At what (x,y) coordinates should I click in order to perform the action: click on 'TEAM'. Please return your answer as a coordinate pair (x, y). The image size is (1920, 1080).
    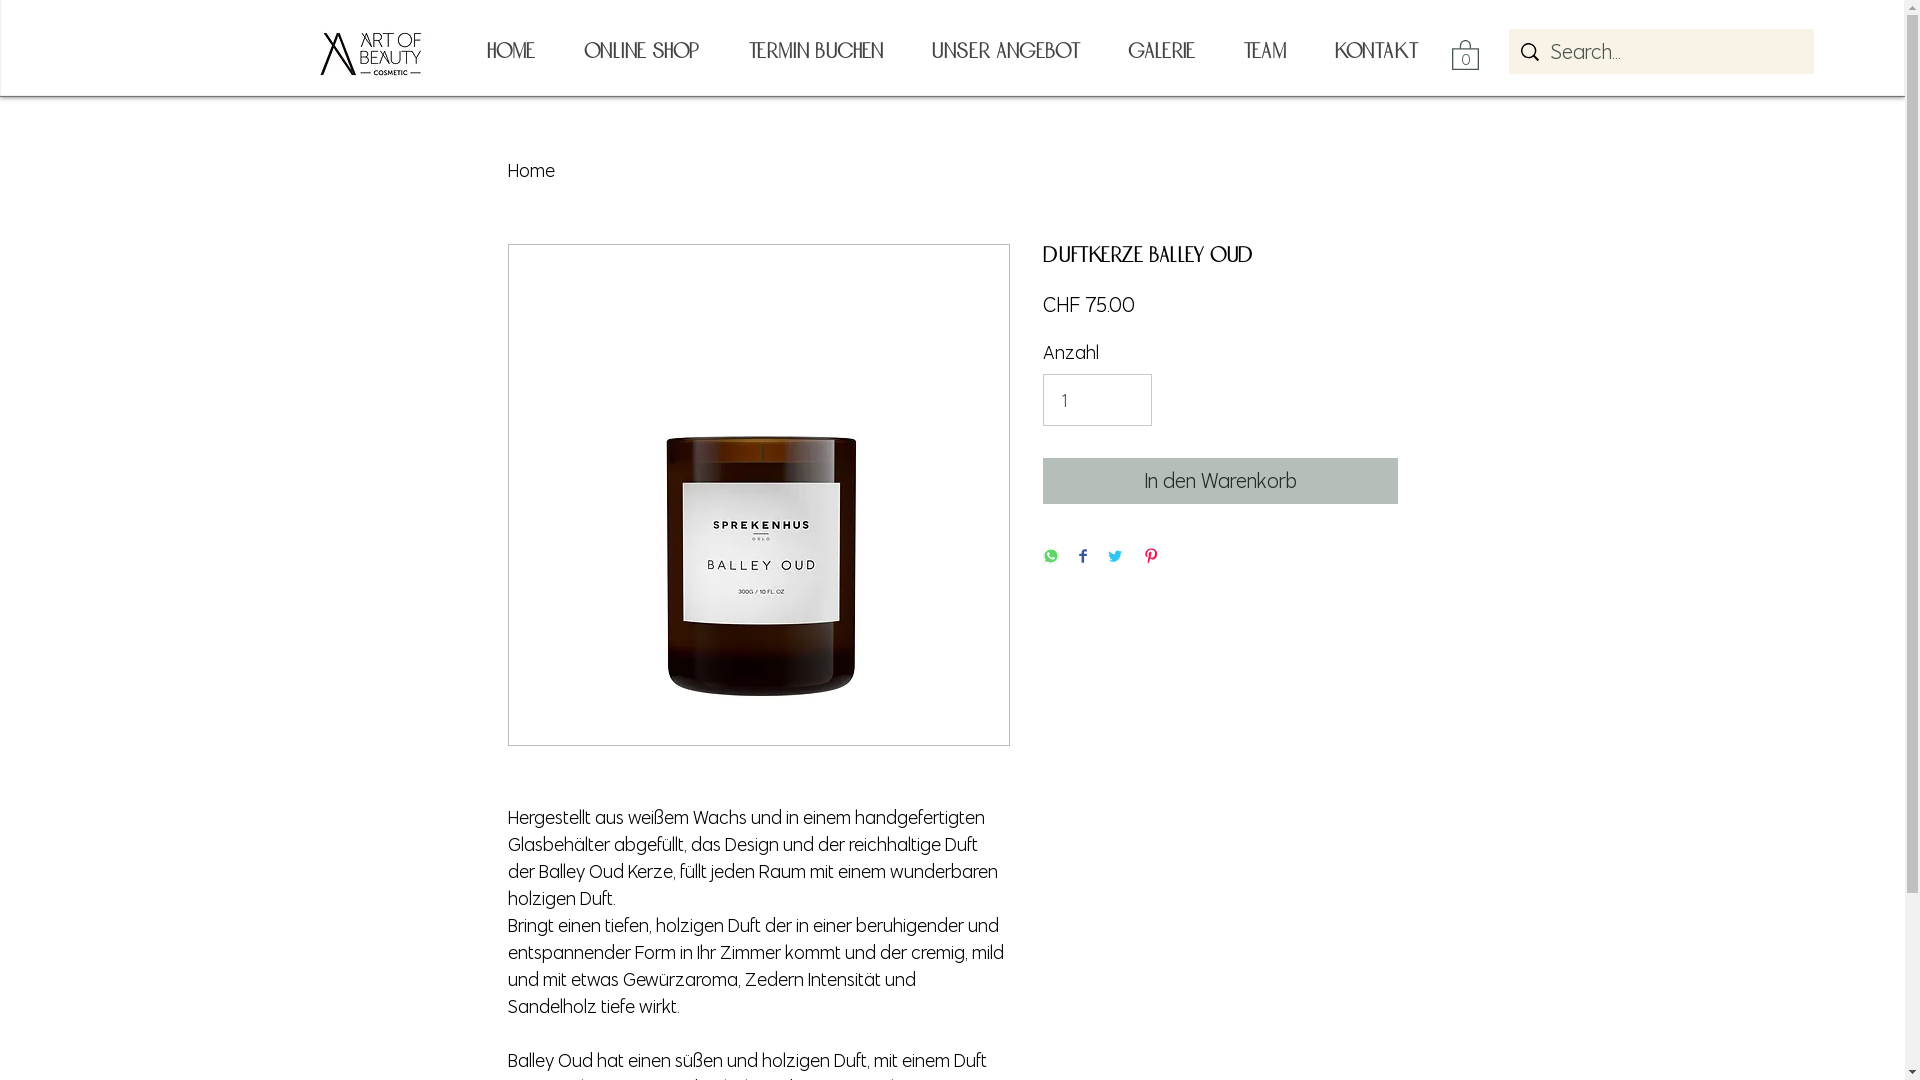
    Looking at the image, I should click on (1217, 50).